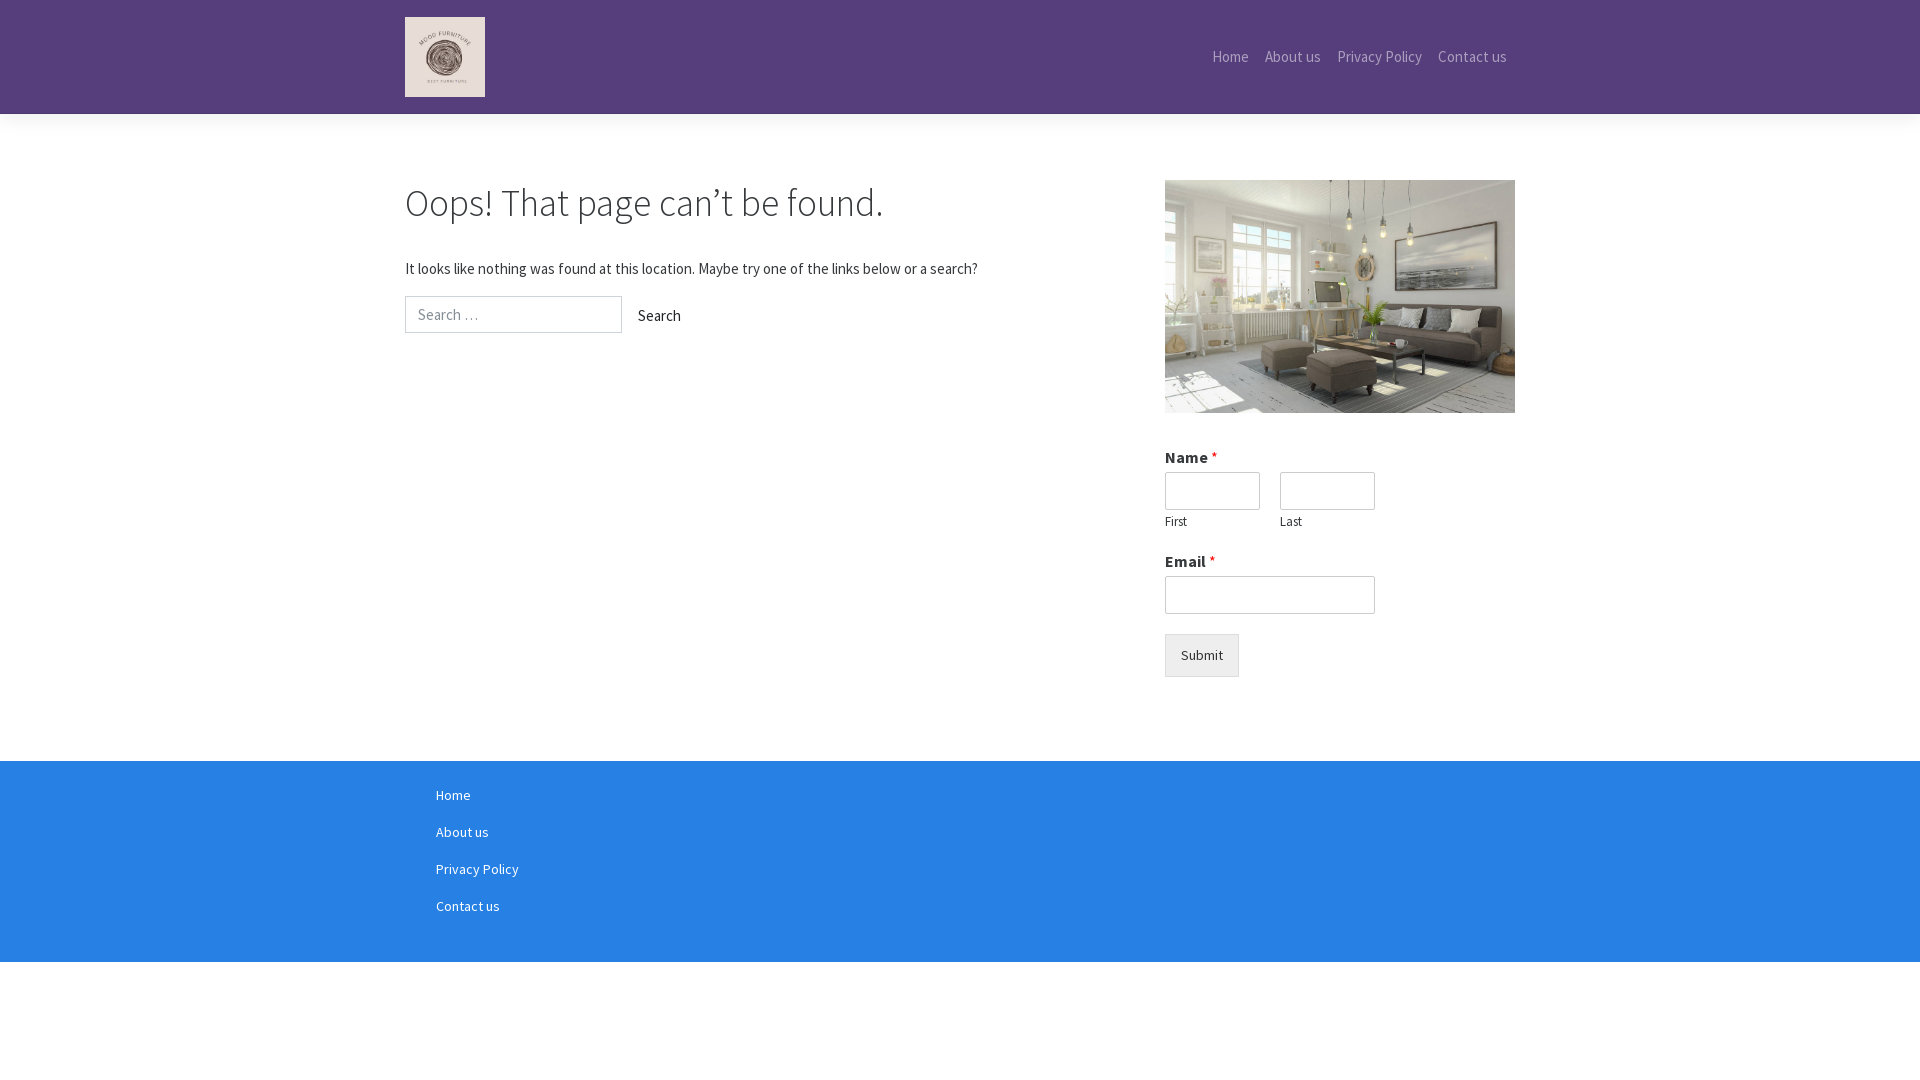  What do you see at coordinates (1292, 56) in the screenshot?
I see `'About us'` at bounding box center [1292, 56].